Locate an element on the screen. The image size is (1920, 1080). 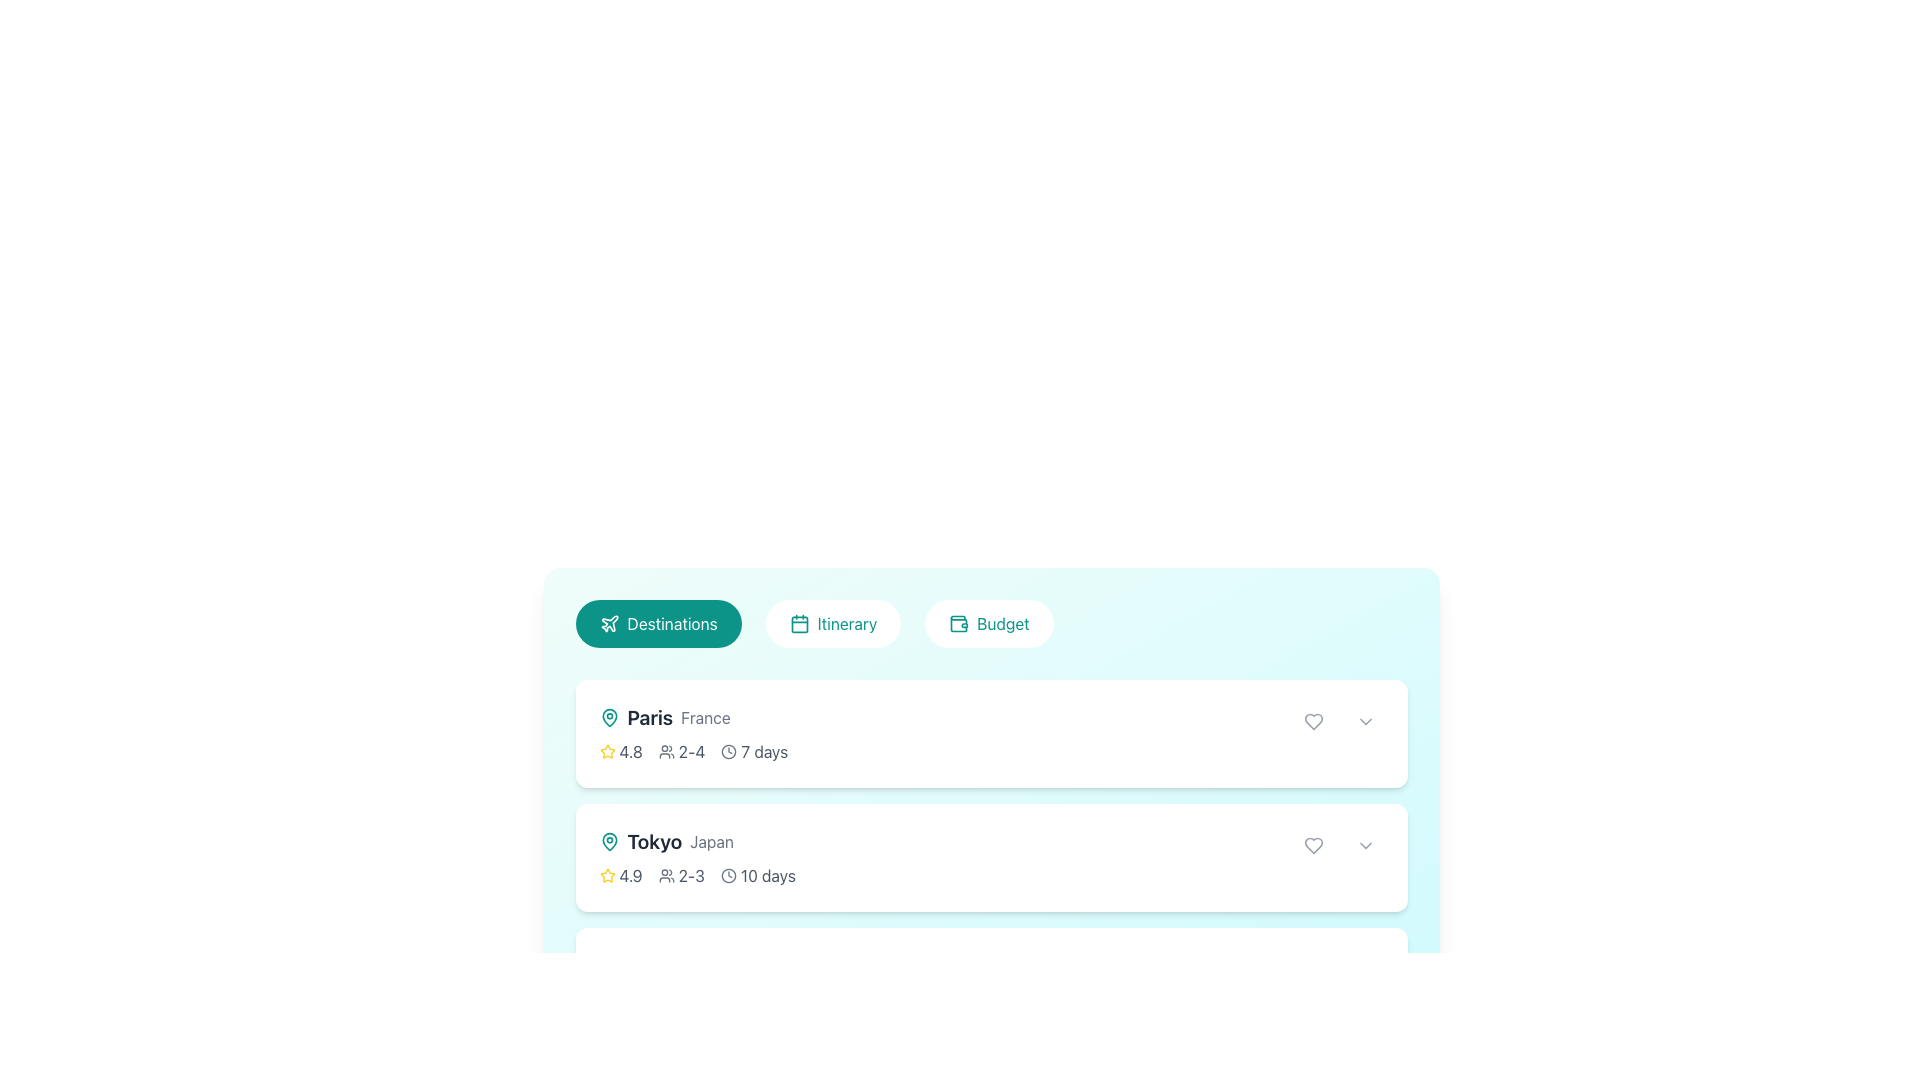
the heart icon button in the top-right corner of the destination card is located at coordinates (1313, 721).